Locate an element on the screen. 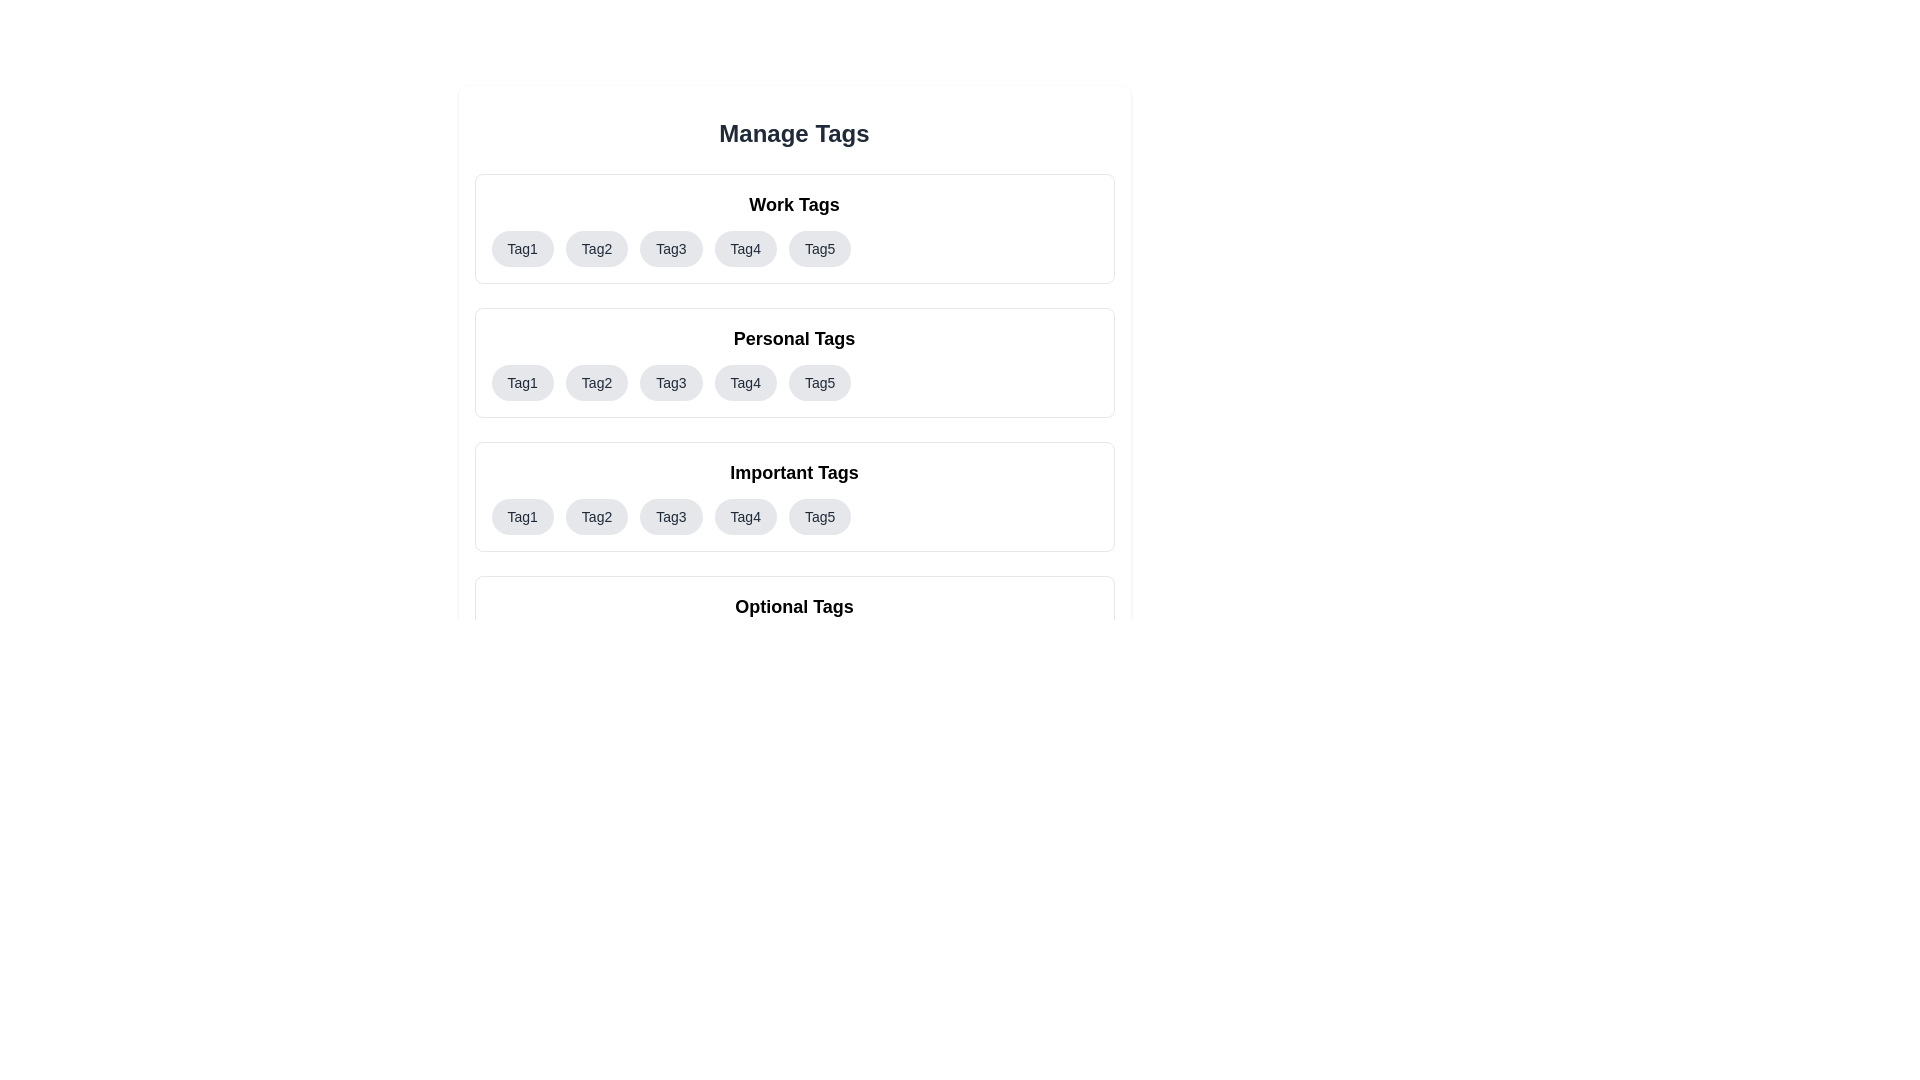  a tag within the Interactive tag group located in the 'Personal Tags' section is located at coordinates (793, 382).